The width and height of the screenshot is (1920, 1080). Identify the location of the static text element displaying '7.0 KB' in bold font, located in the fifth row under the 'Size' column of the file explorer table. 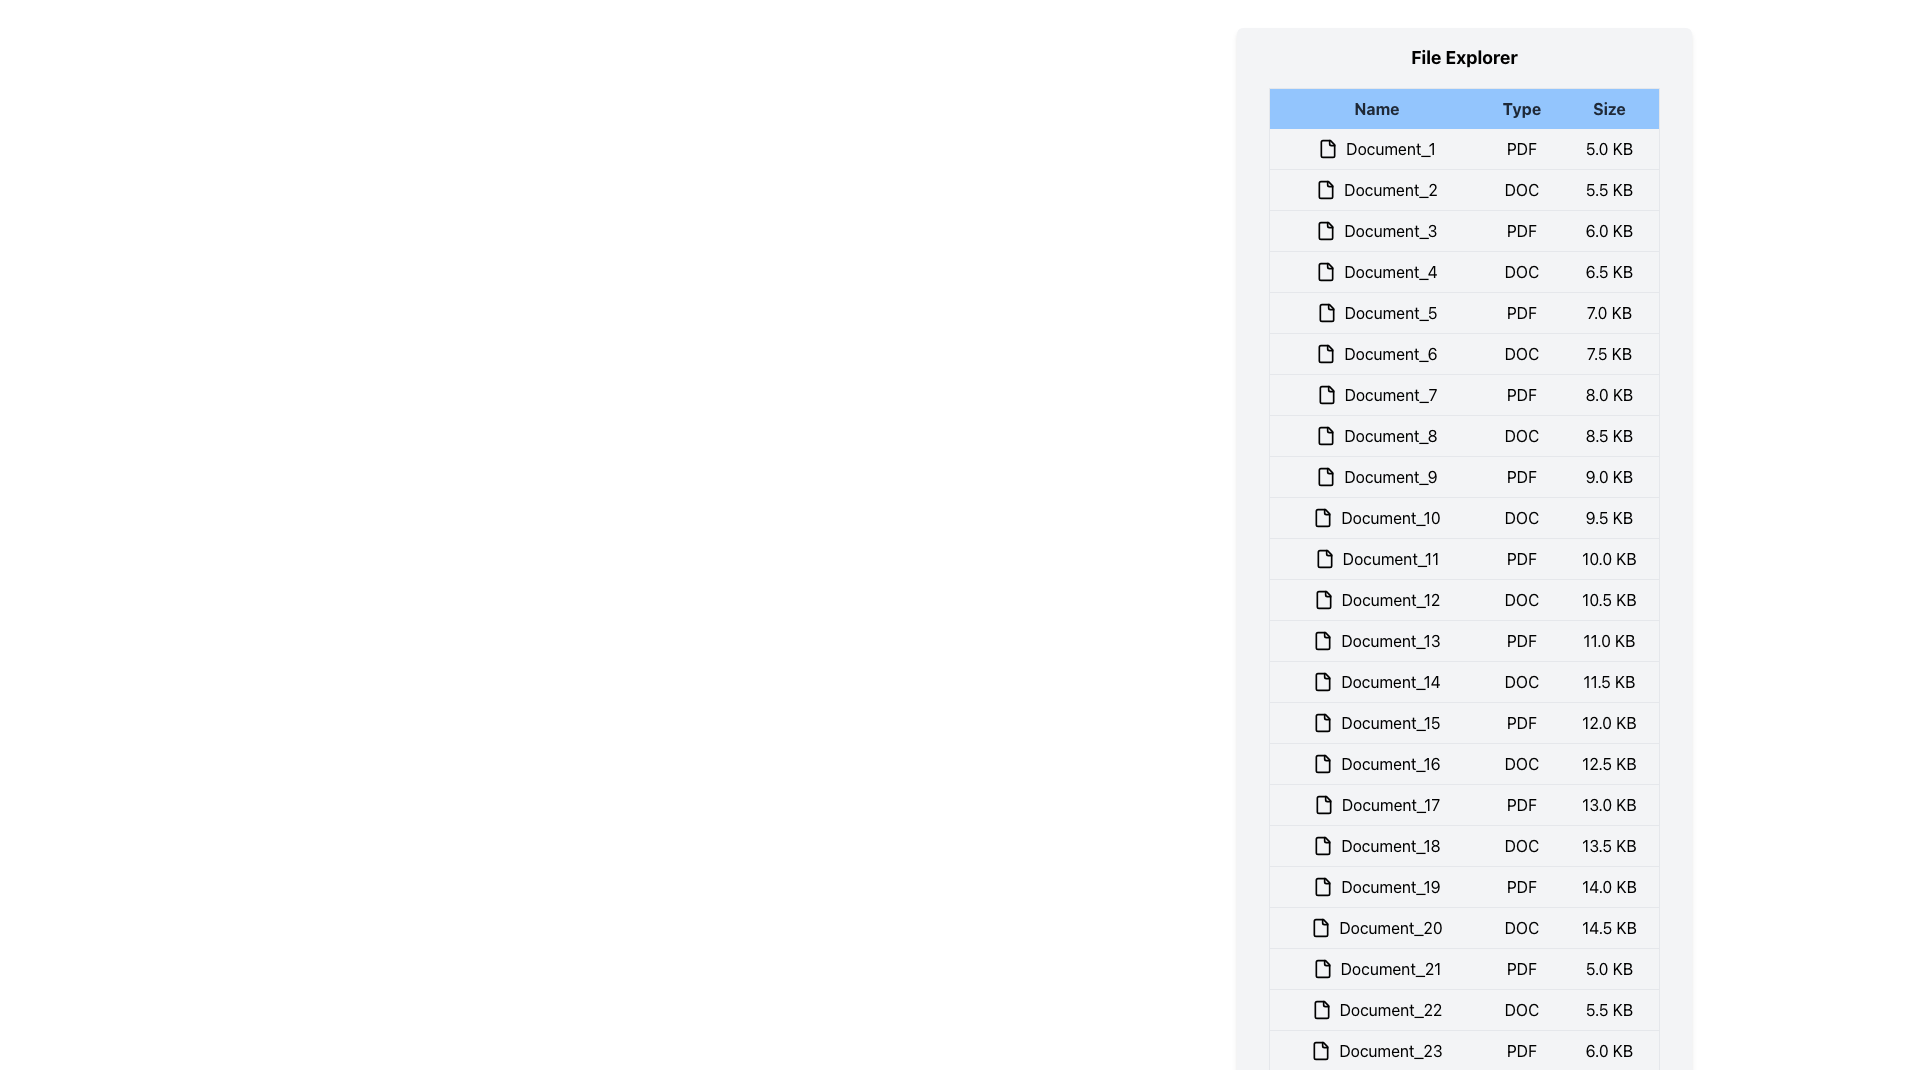
(1609, 312).